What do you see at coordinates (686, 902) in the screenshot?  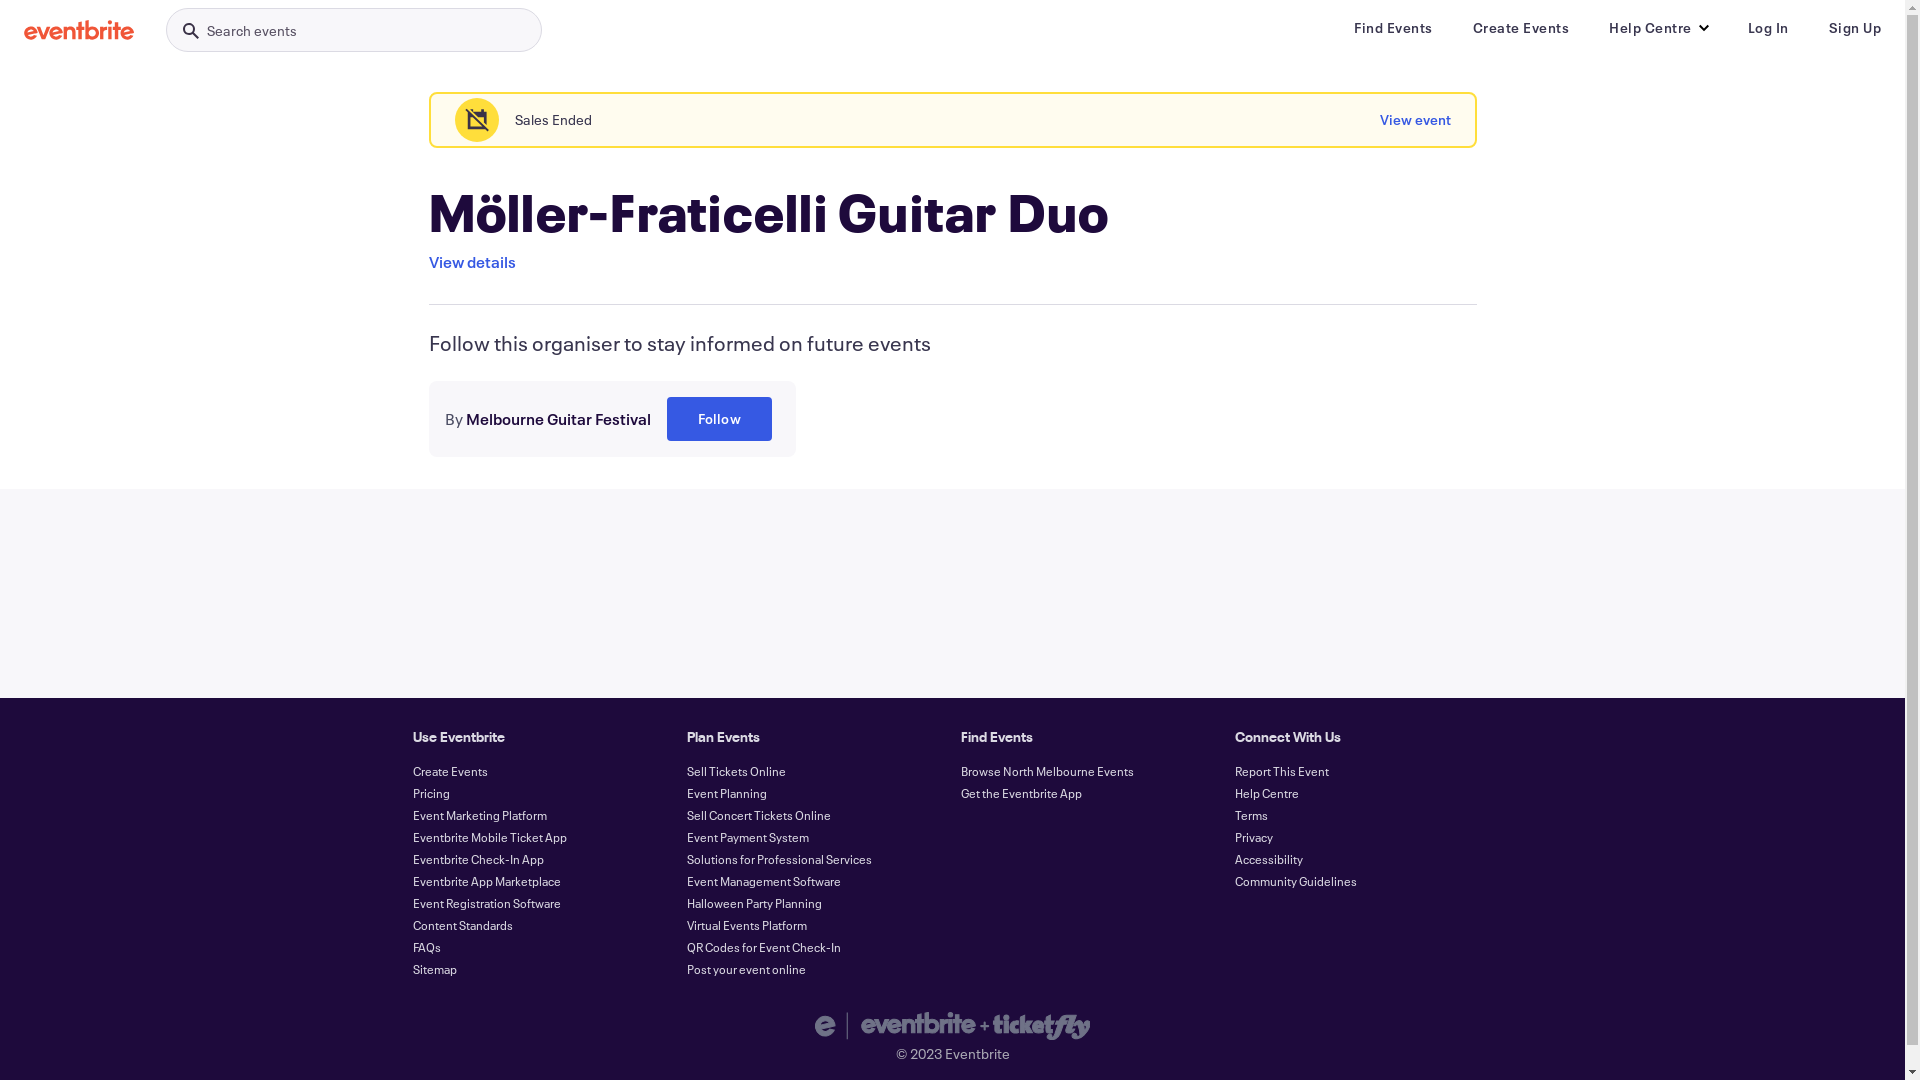 I see `'Halloween Party Planning'` at bounding box center [686, 902].